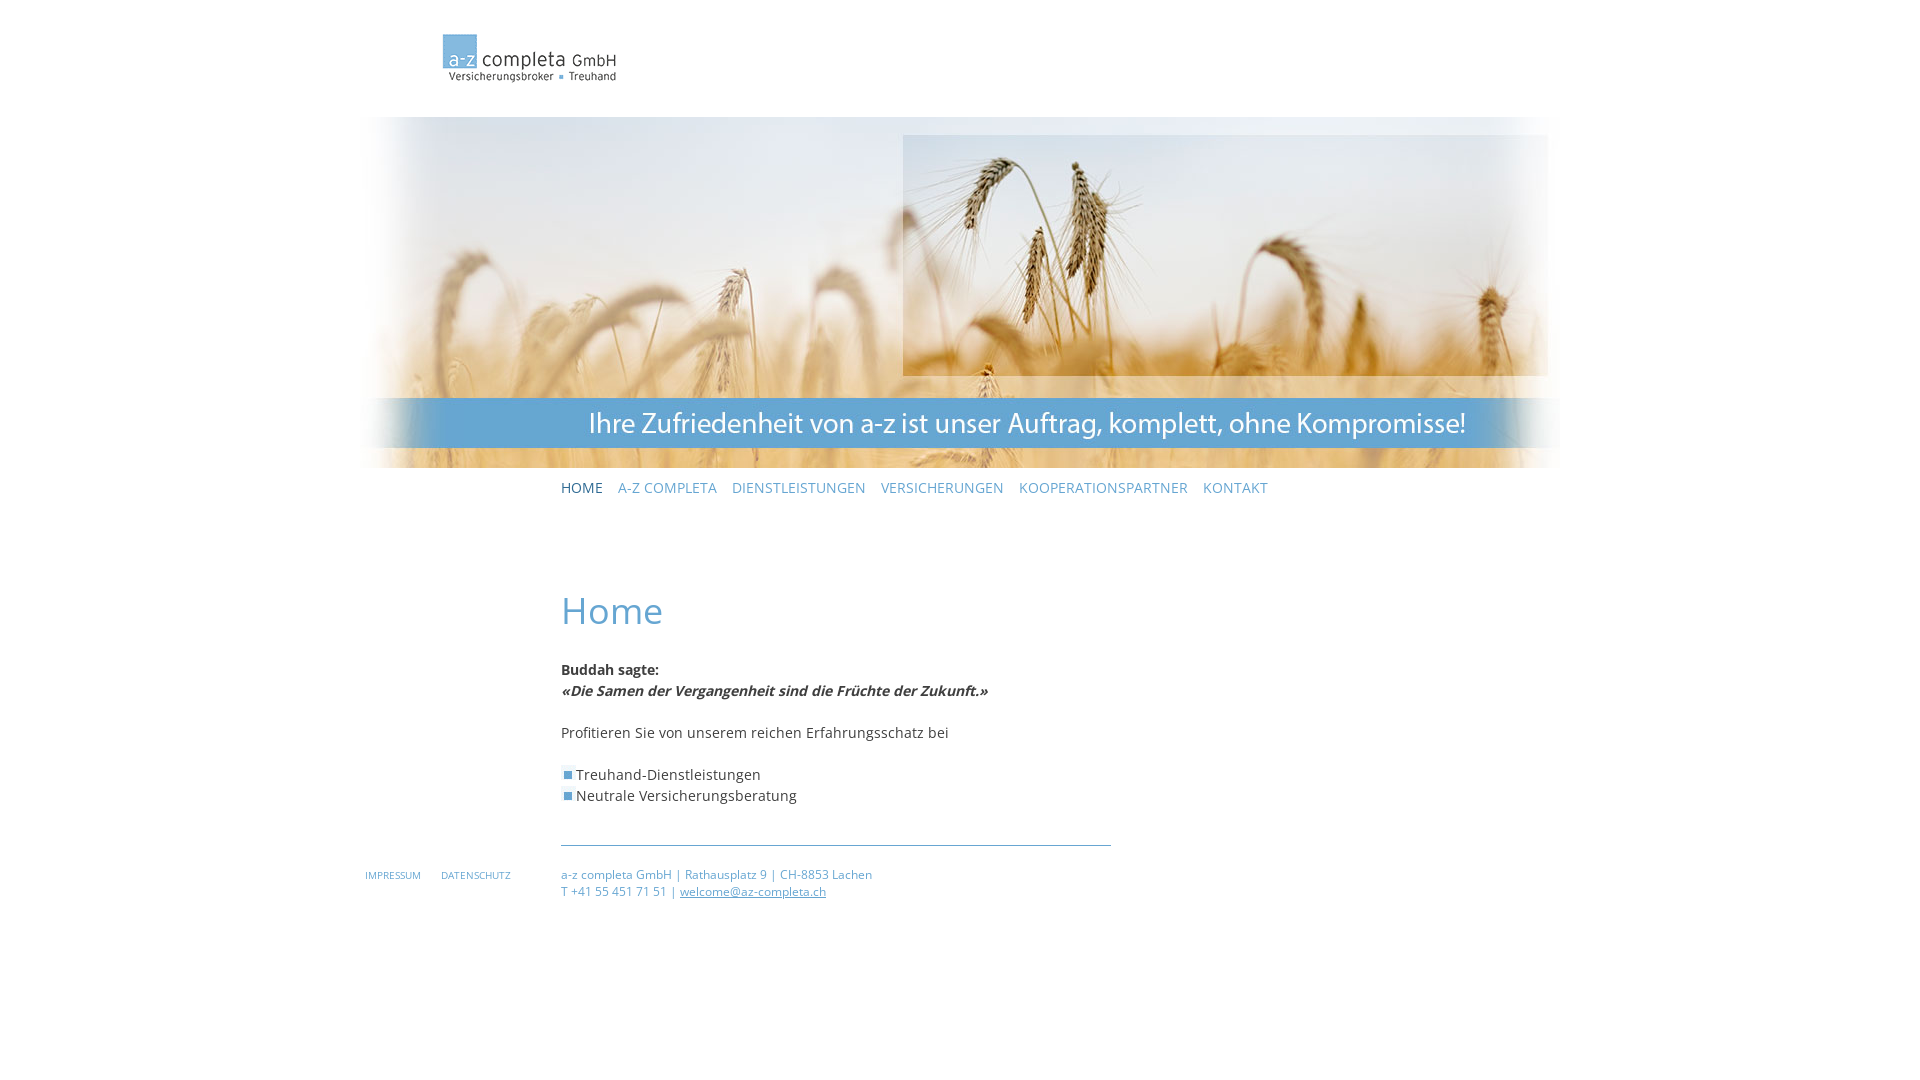 This screenshot has width=1920, height=1080. I want to click on 'IMPRESSUM', so click(398, 874).